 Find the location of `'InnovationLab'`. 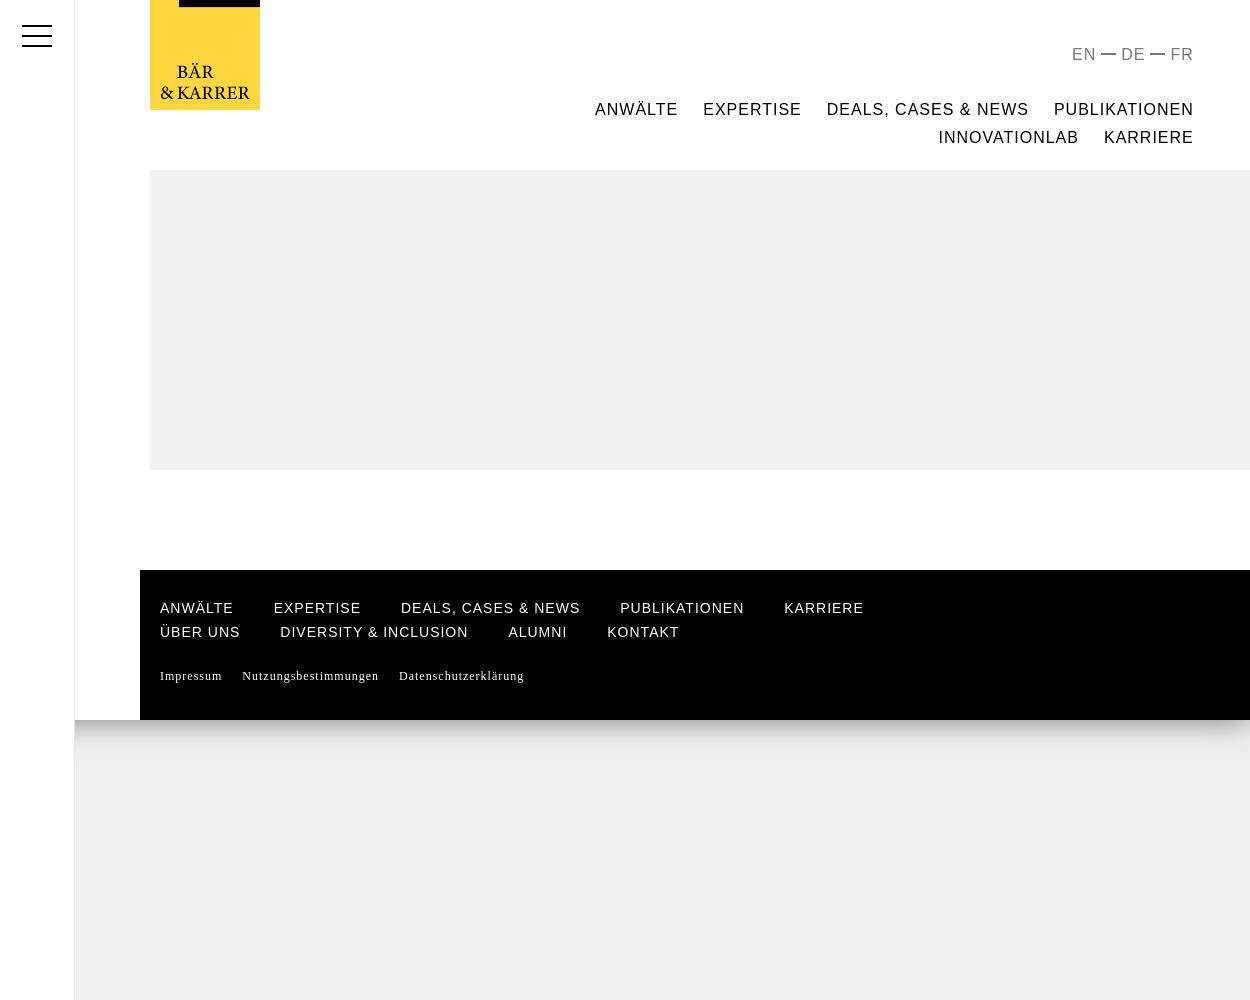

'InnovationLab' is located at coordinates (1008, 136).